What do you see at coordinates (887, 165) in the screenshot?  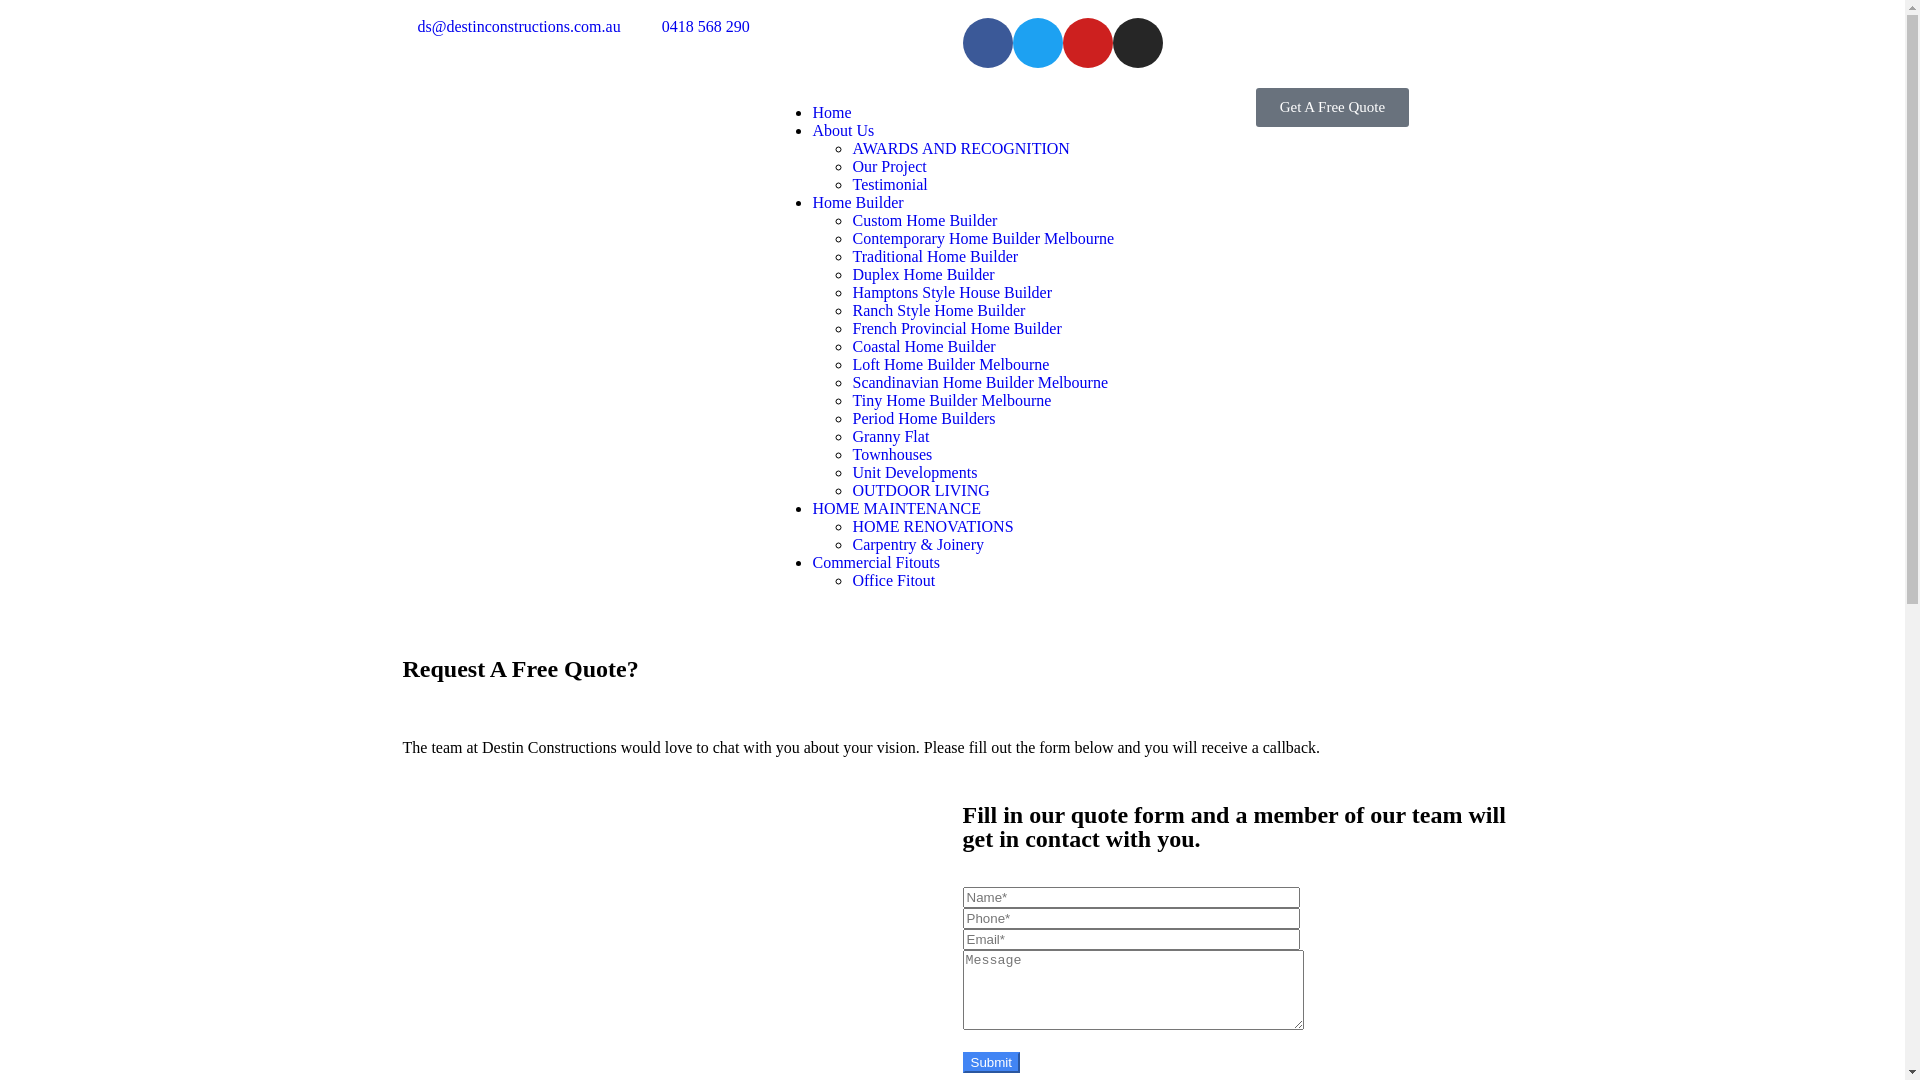 I see `'Our Project'` at bounding box center [887, 165].